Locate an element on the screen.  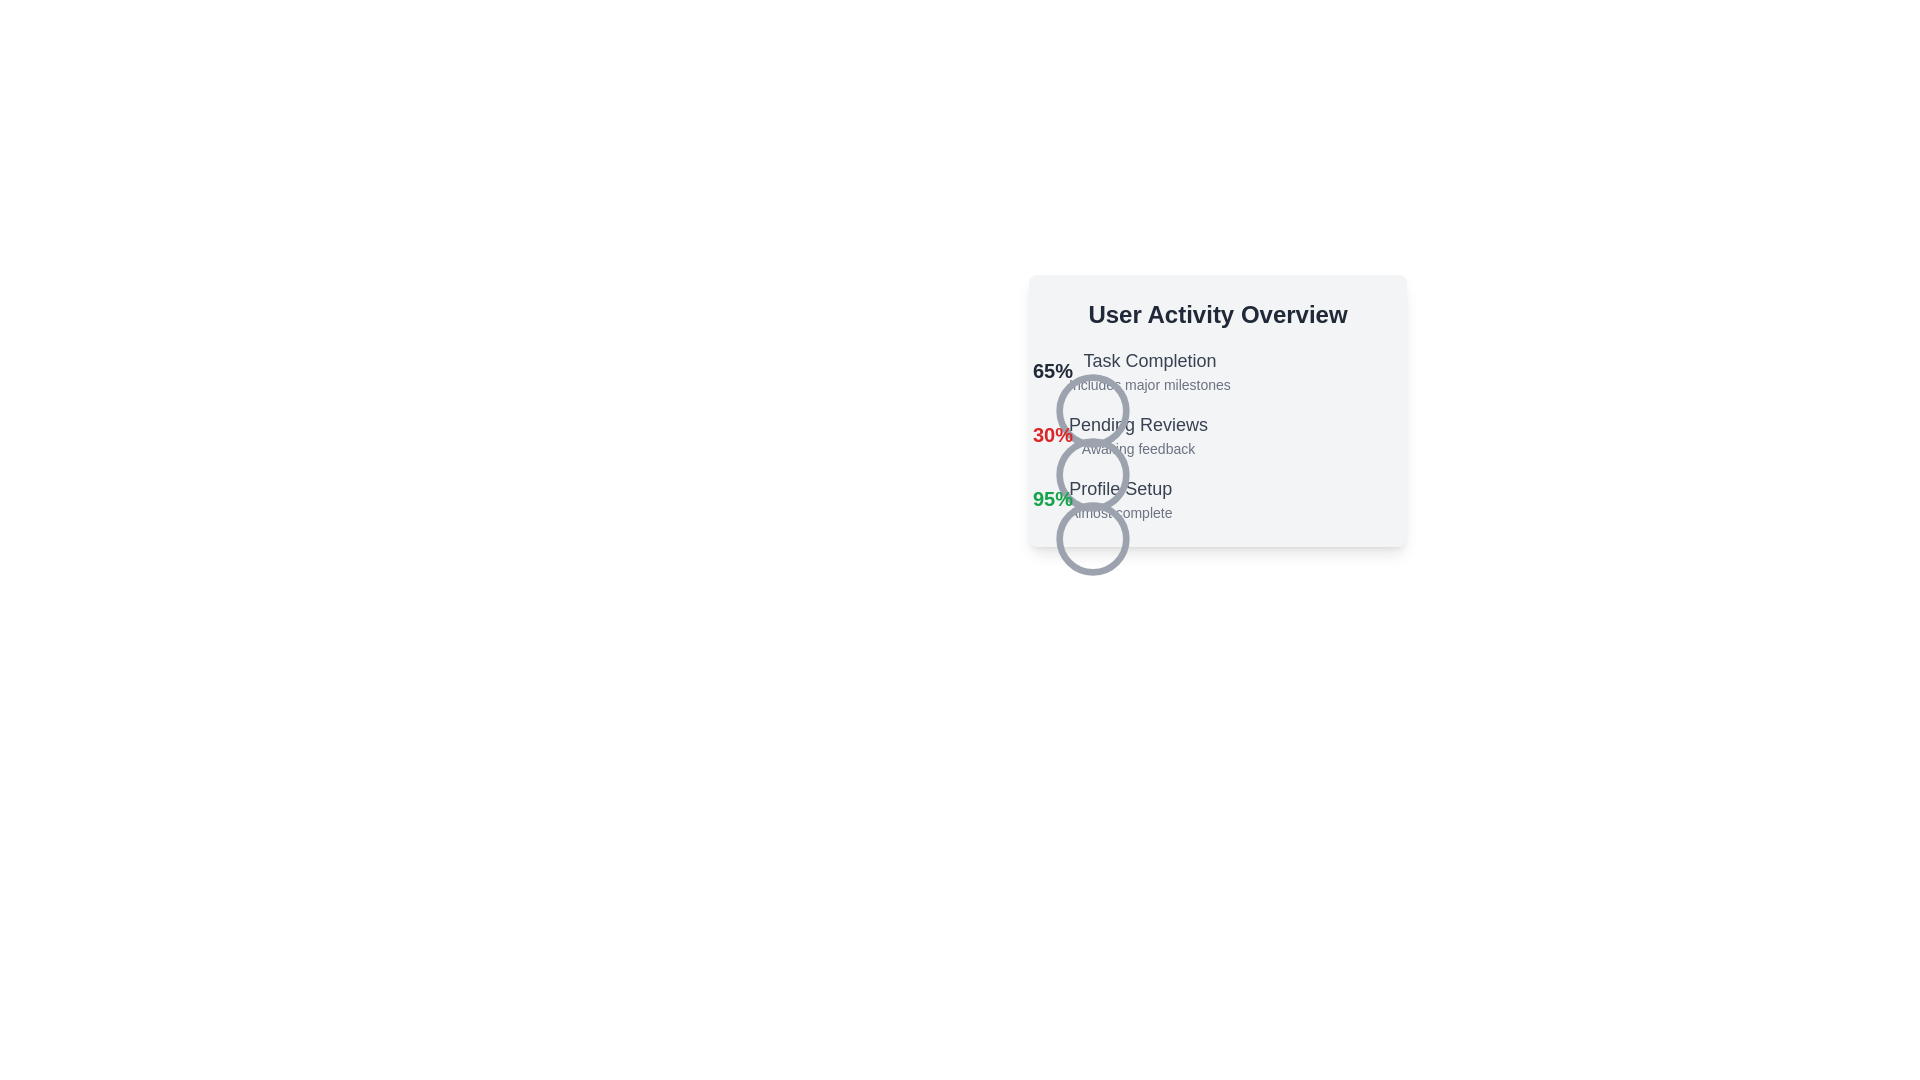
the informational block displaying a progress metric of 65% for task completion is located at coordinates (1217, 370).